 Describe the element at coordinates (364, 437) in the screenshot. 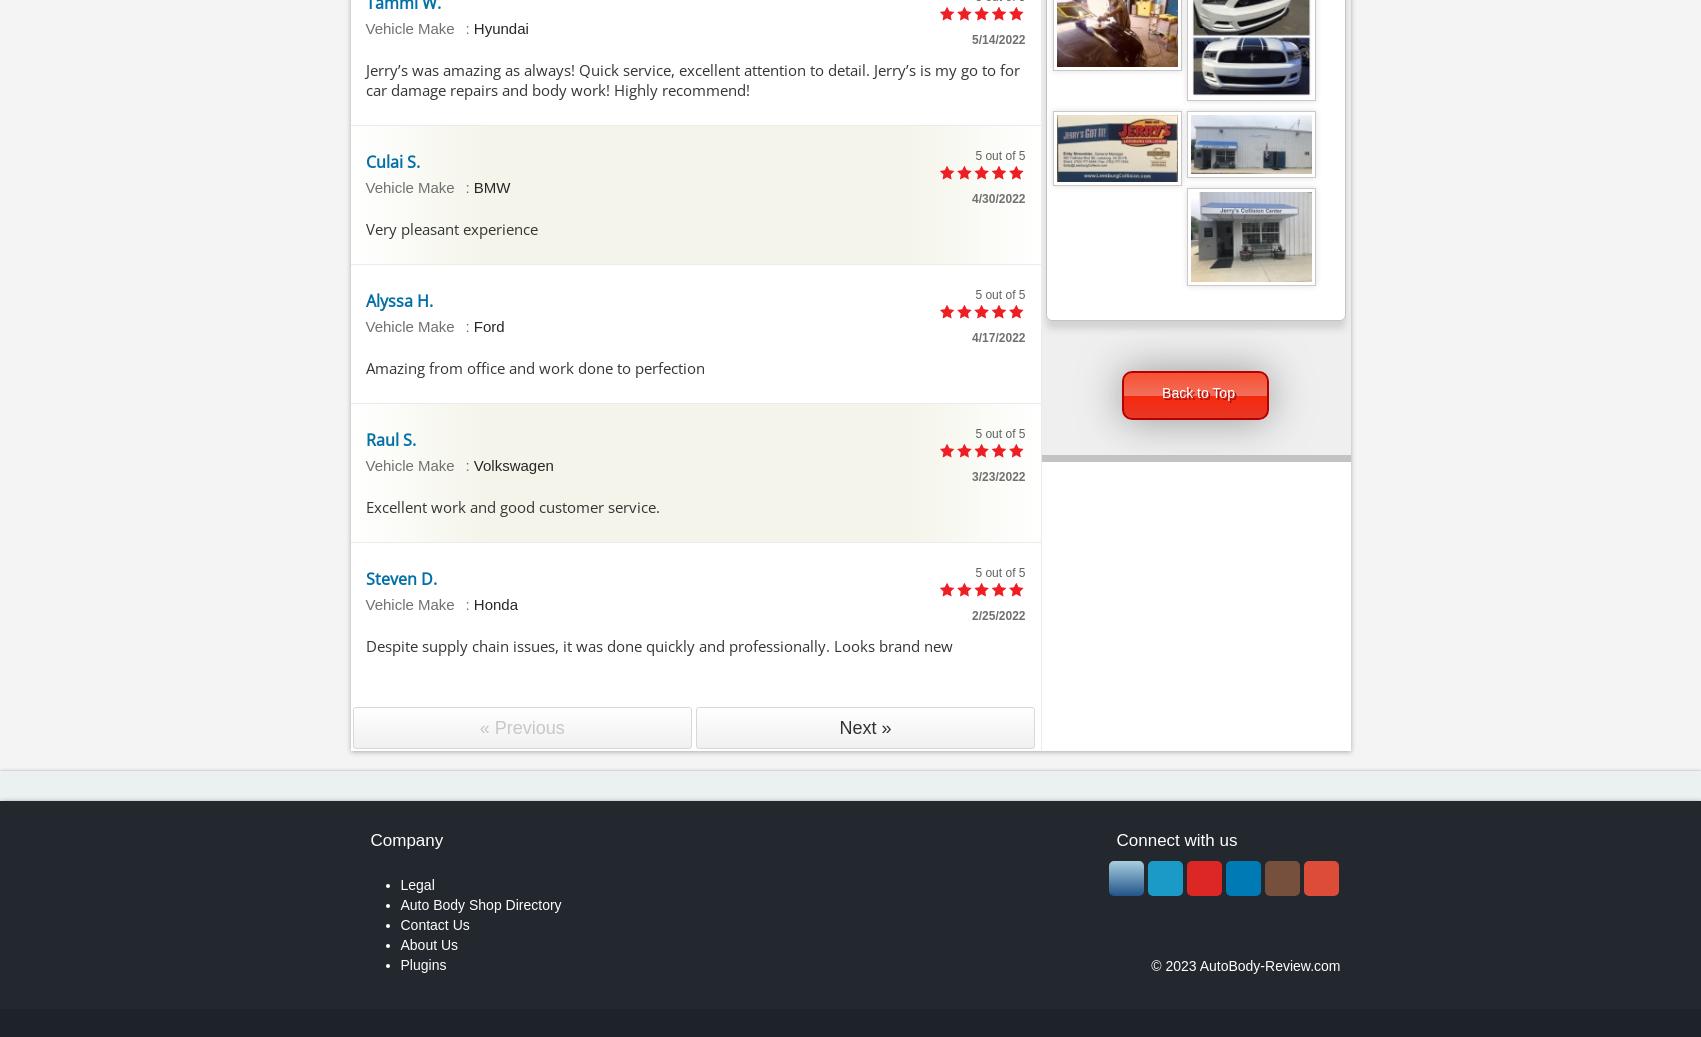

I see `'Raul S.'` at that location.